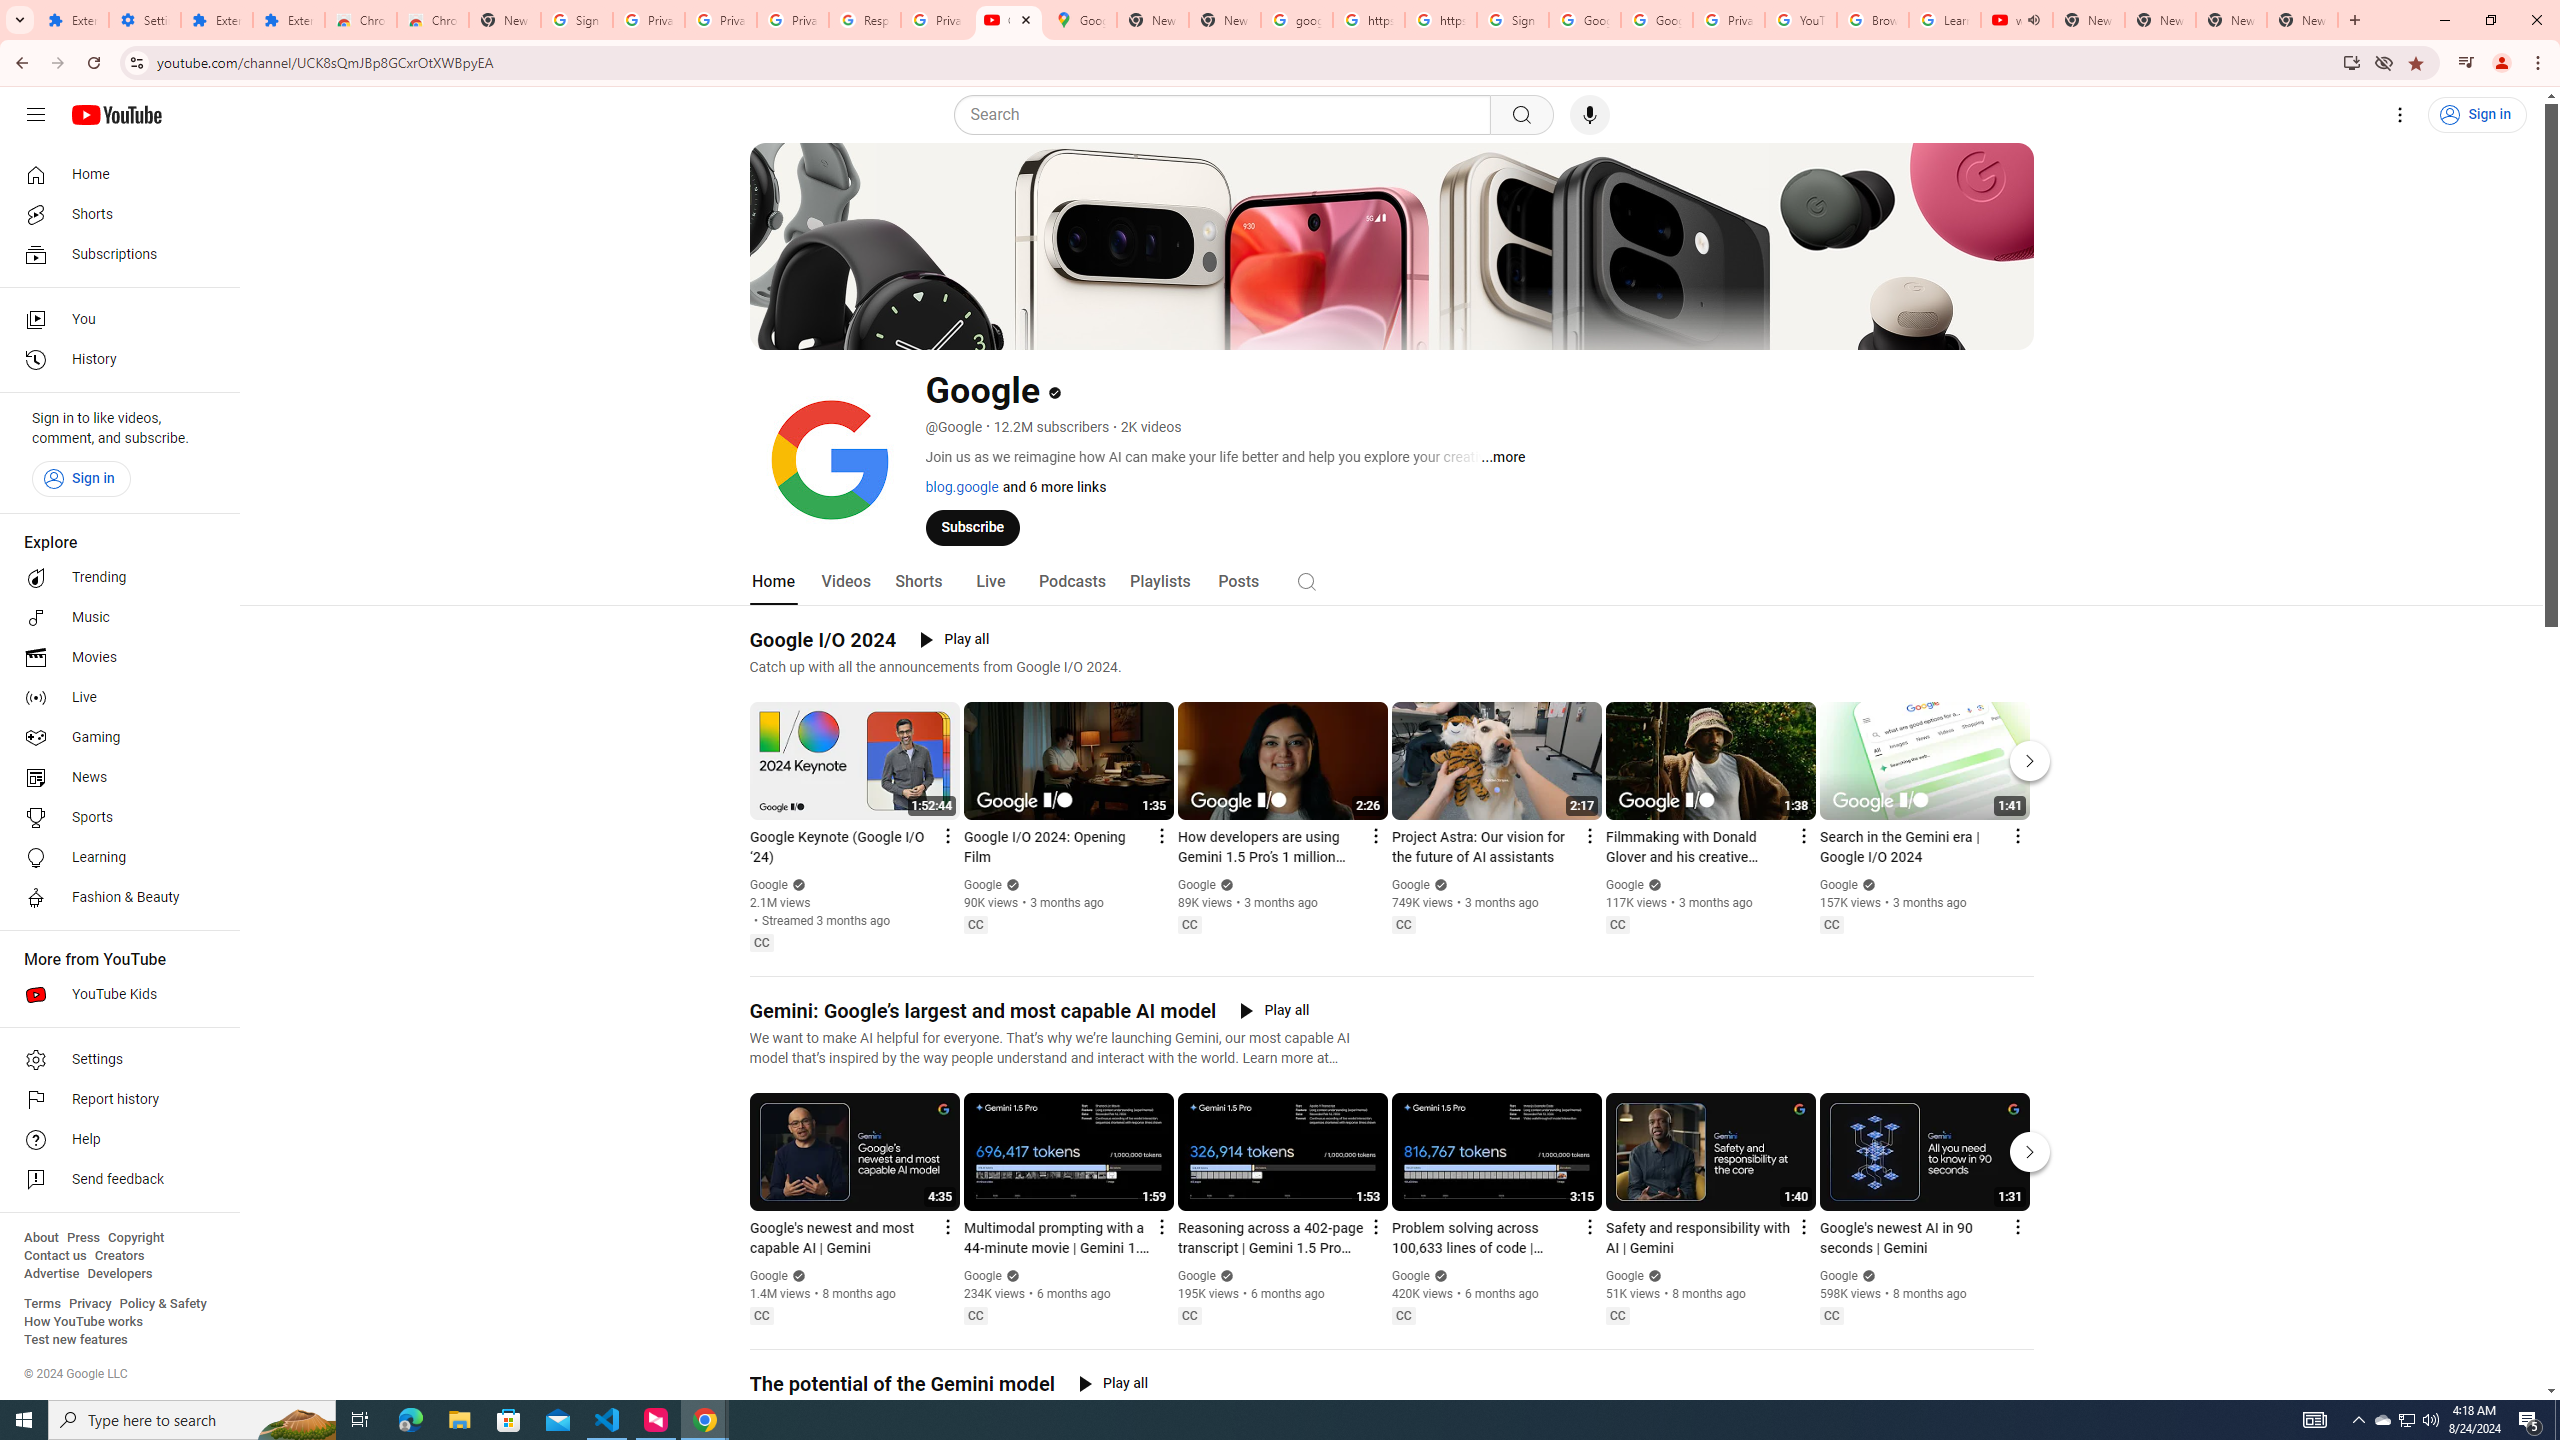 The width and height of the screenshot is (2560, 1440). Describe the element at coordinates (113, 816) in the screenshot. I see `'Sports'` at that location.